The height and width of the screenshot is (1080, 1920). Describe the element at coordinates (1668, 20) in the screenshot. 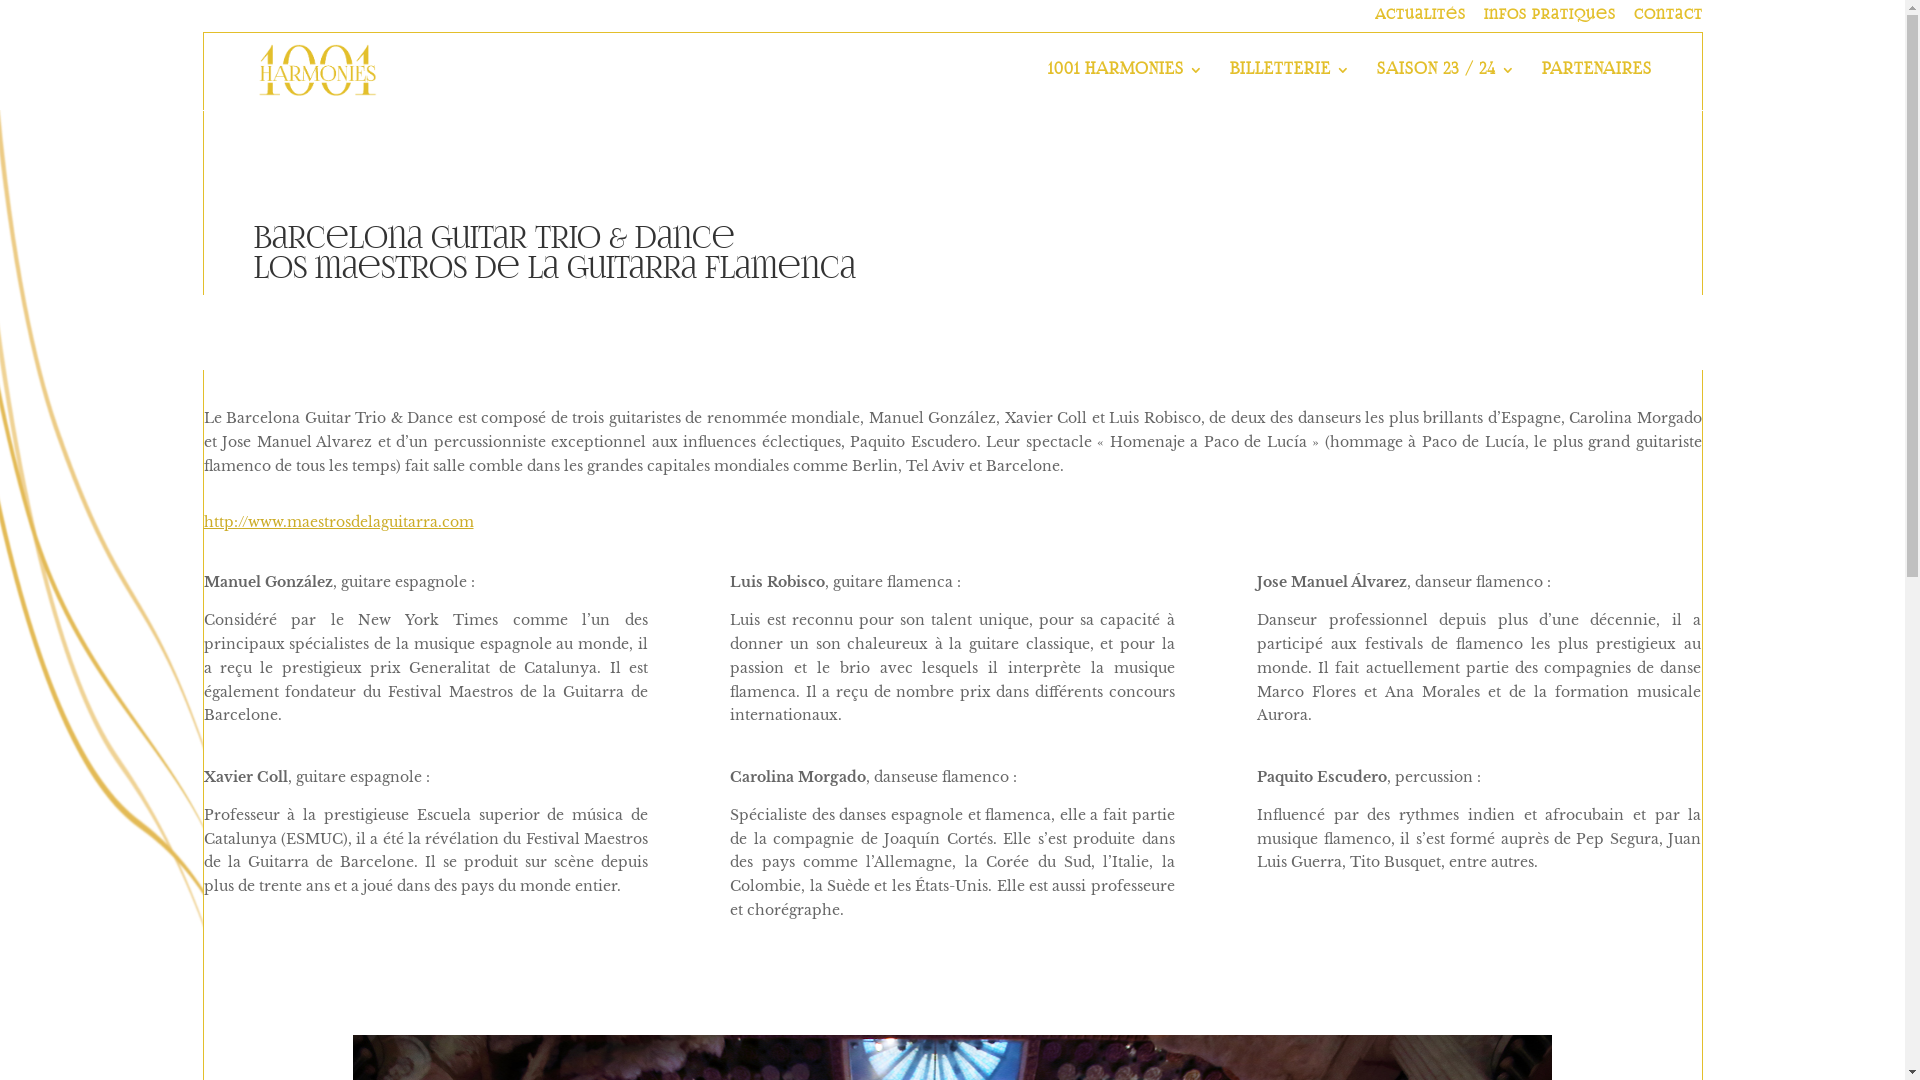

I see `'Contact'` at that location.